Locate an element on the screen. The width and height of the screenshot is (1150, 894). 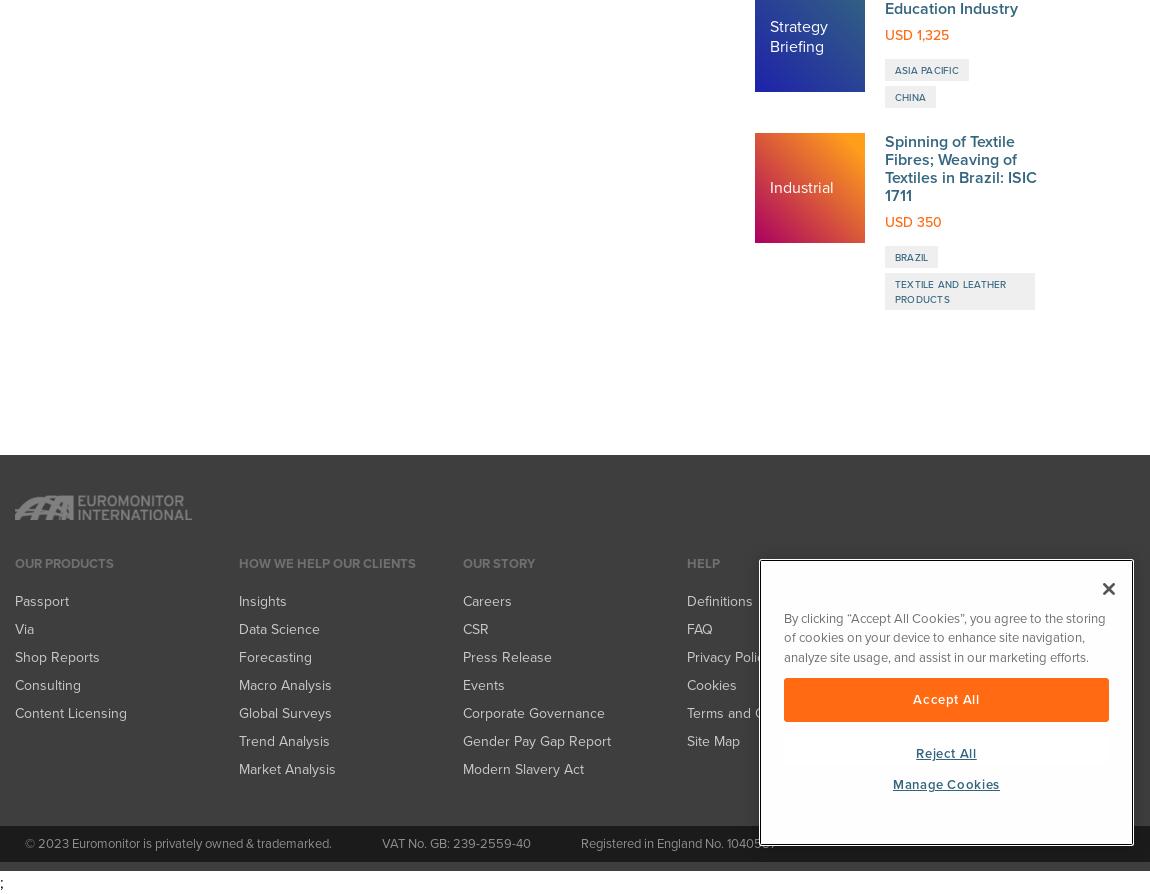
'Terms and Conditions' is located at coordinates (686, 62).